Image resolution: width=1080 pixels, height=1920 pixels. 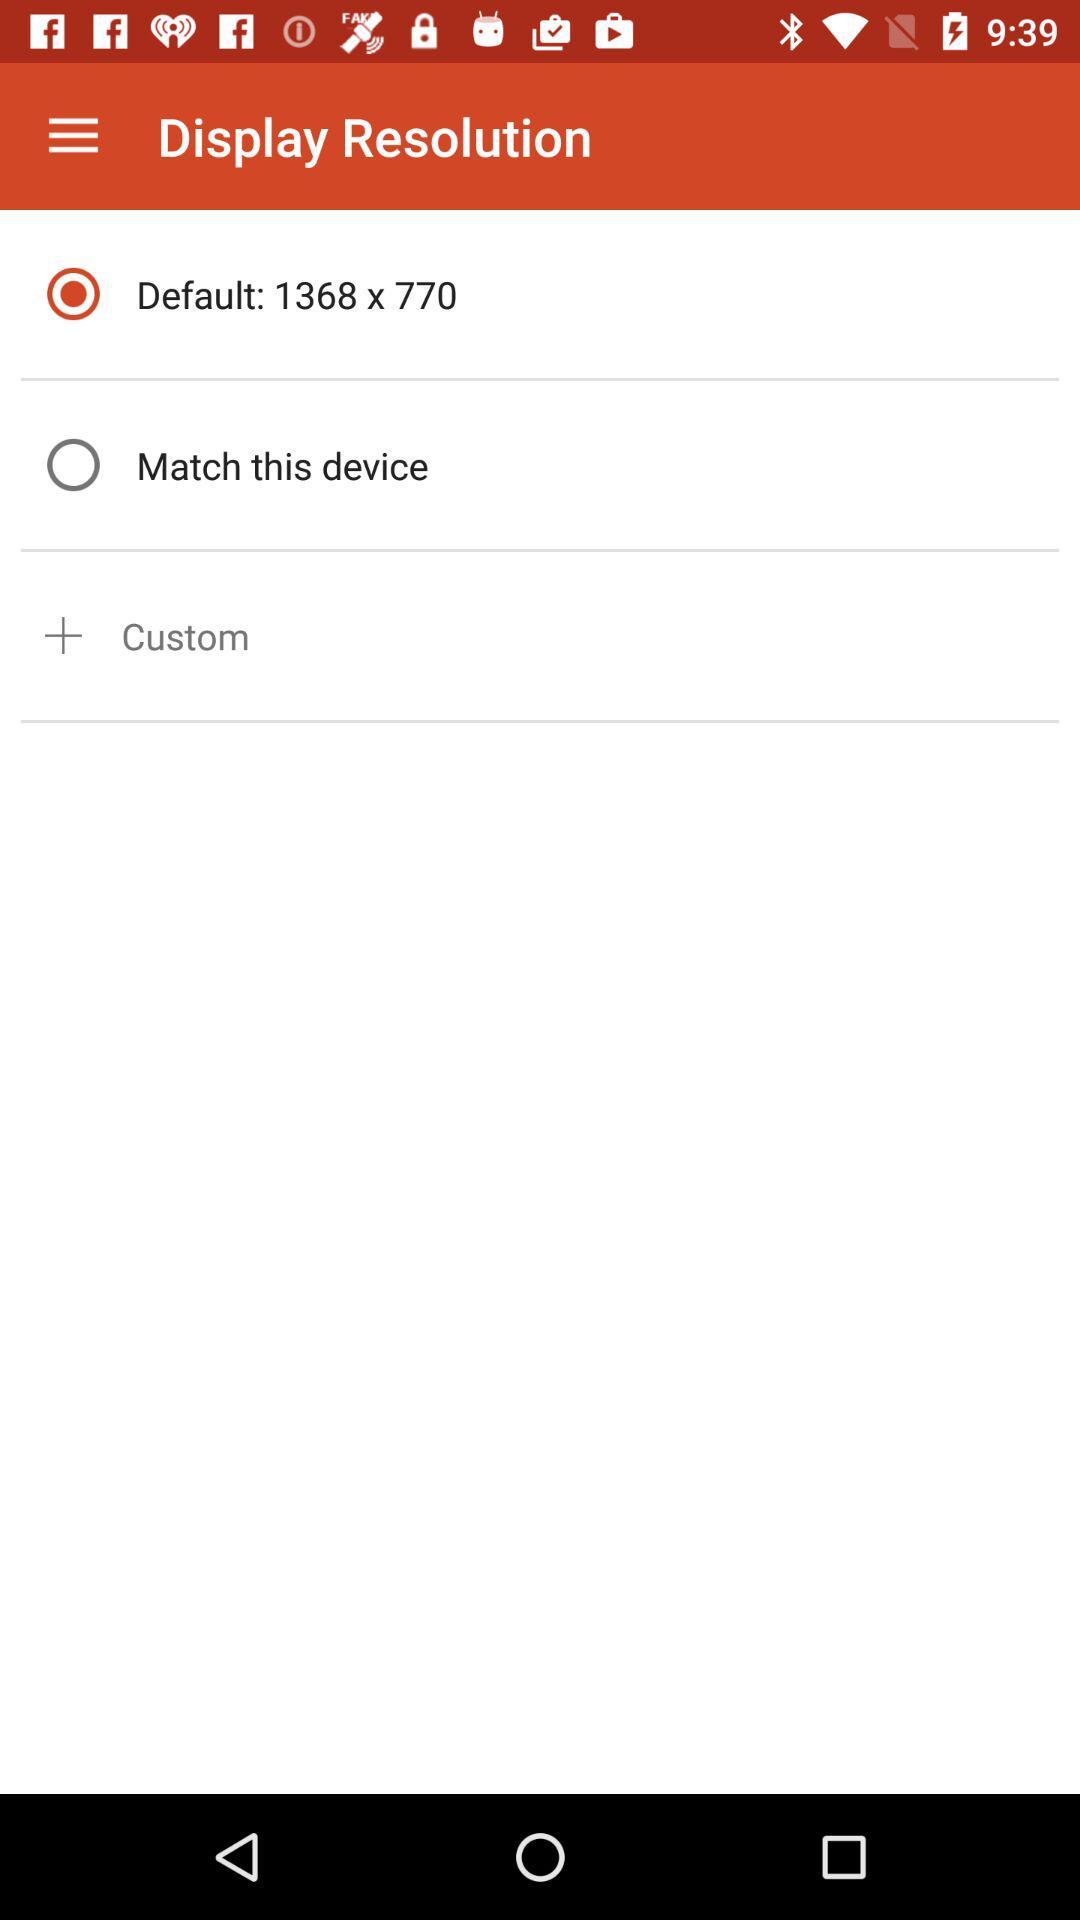 I want to click on the match this device icon, so click(x=591, y=464).